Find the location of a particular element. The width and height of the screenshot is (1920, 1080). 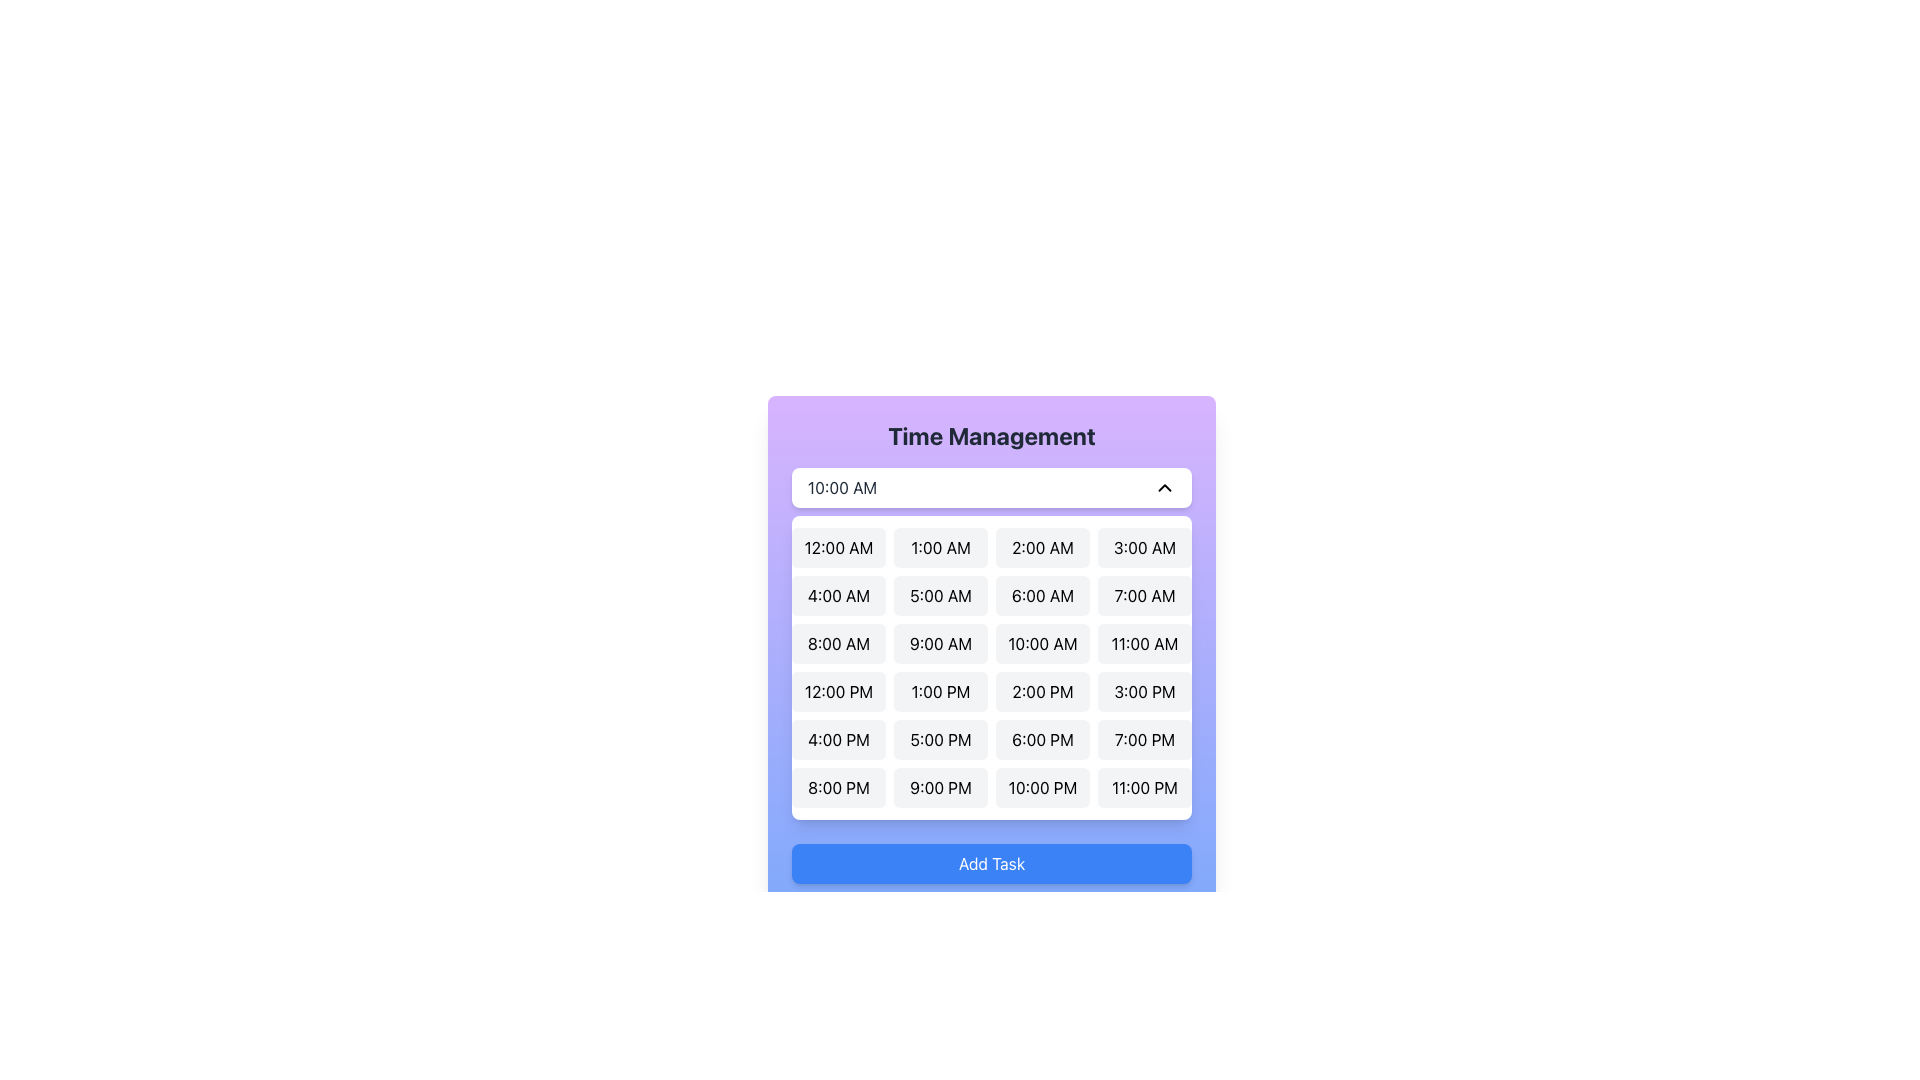

the button displaying '8:00 PM' is located at coordinates (839, 786).